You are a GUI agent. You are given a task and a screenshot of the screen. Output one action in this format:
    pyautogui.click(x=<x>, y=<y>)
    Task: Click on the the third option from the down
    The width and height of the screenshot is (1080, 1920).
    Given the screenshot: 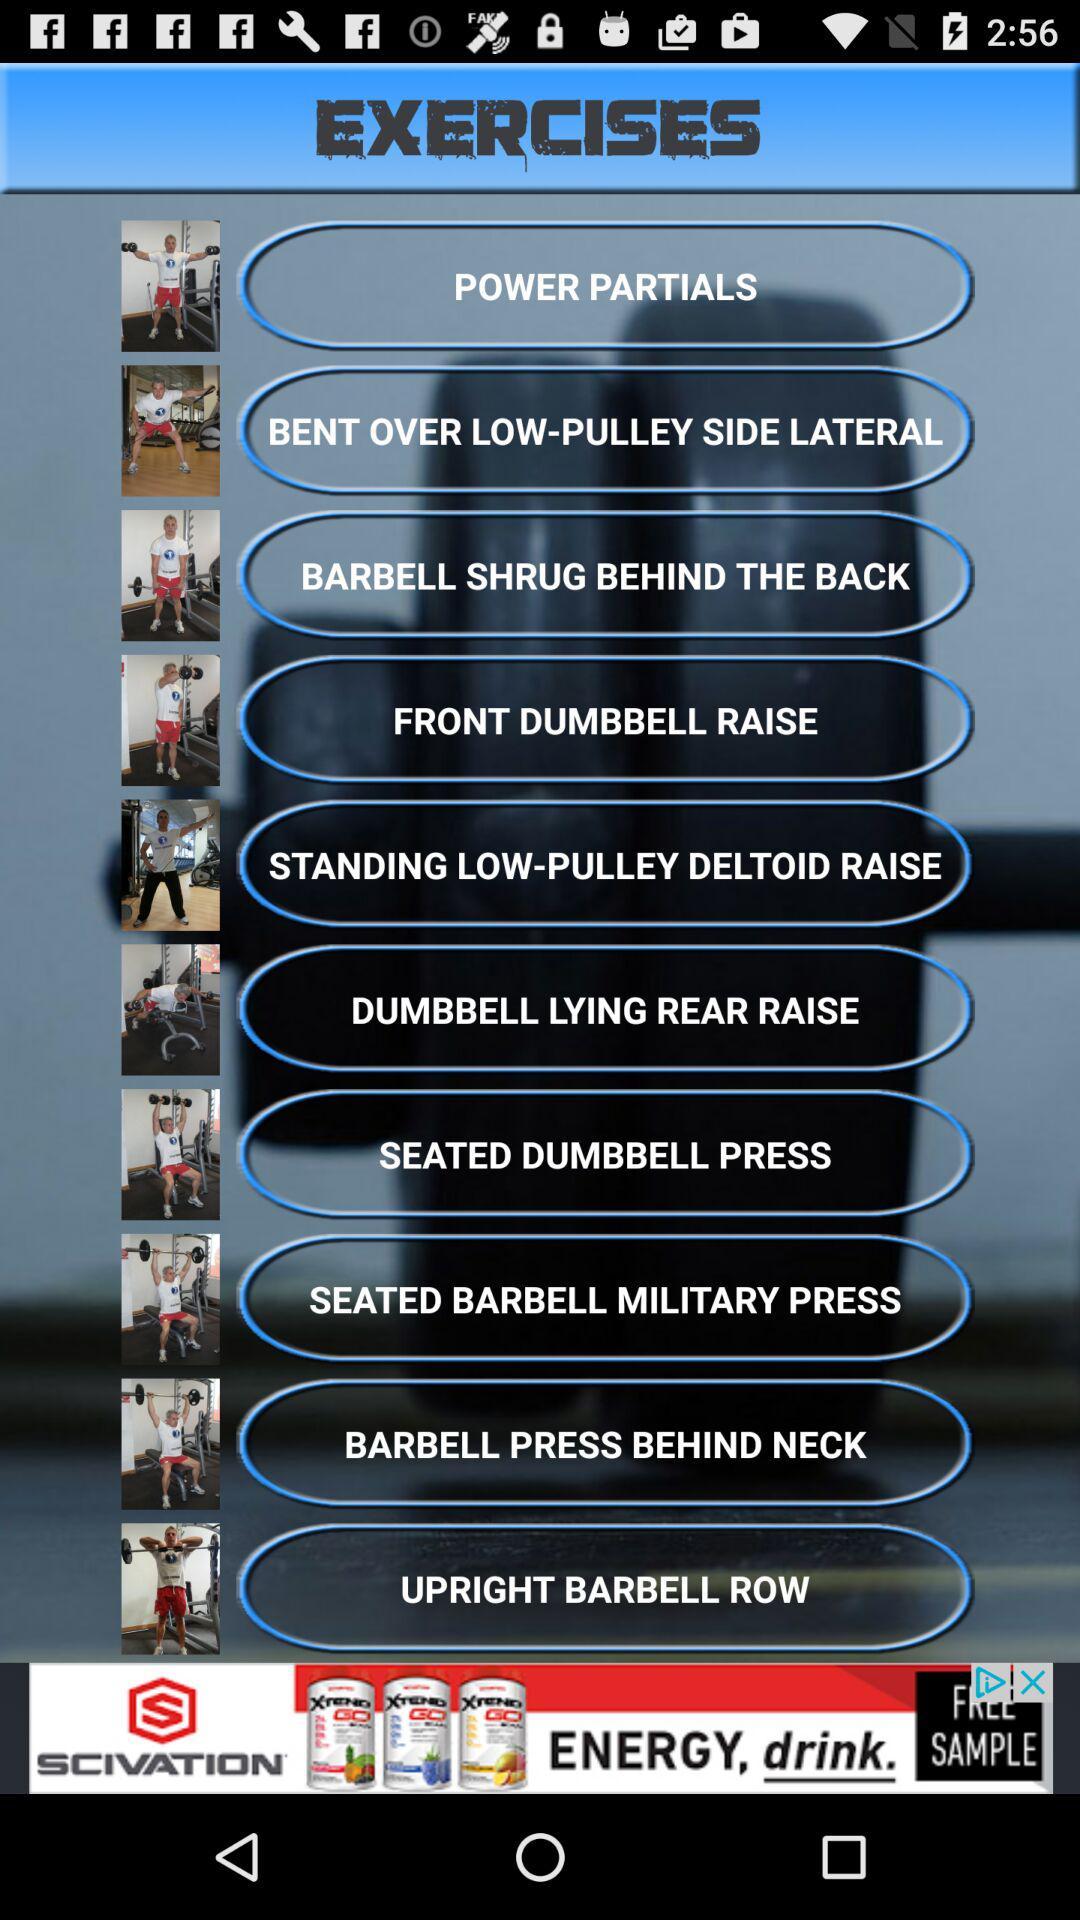 What is the action you would take?
    pyautogui.click(x=604, y=1299)
    